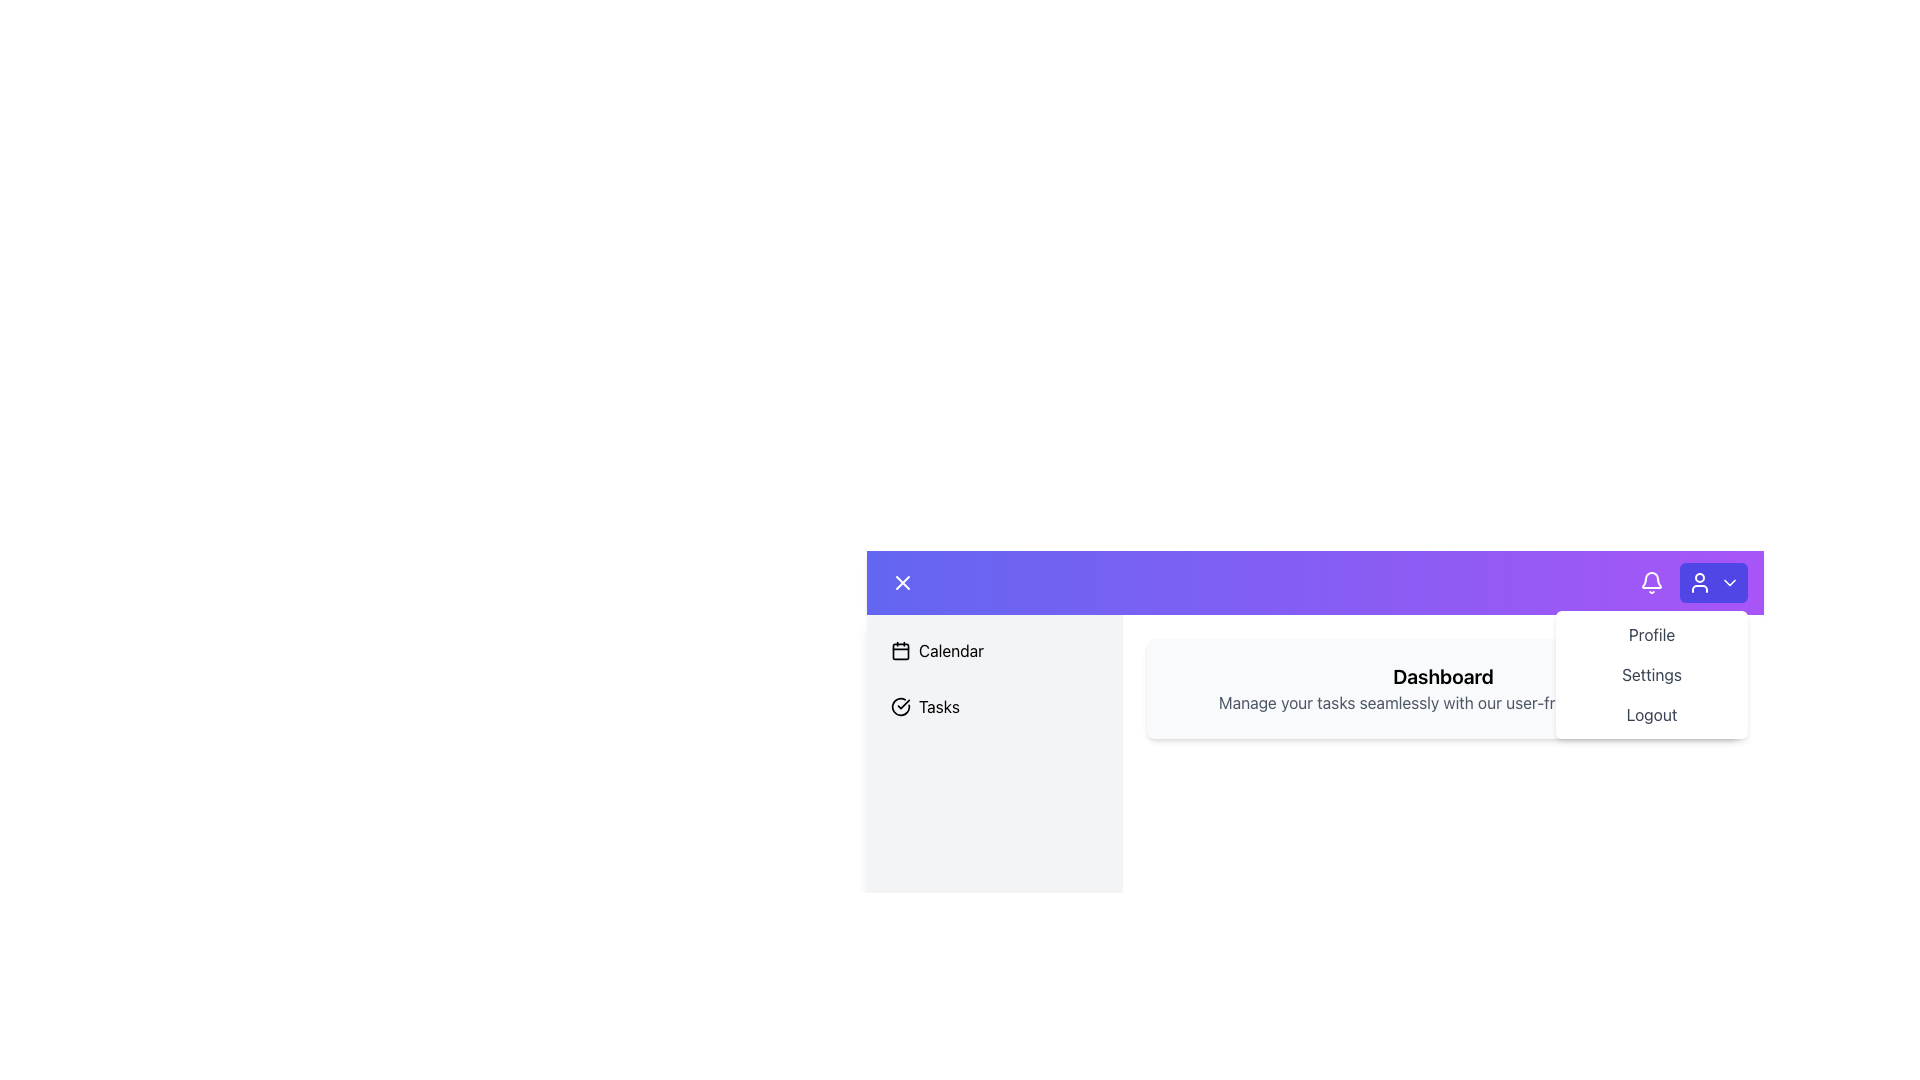 The image size is (1920, 1080). What do you see at coordinates (1651, 713) in the screenshot?
I see `the logout button located at the bottom of the dropdown list, which is the third item after 'Profile' and 'Settings'` at bounding box center [1651, 713].